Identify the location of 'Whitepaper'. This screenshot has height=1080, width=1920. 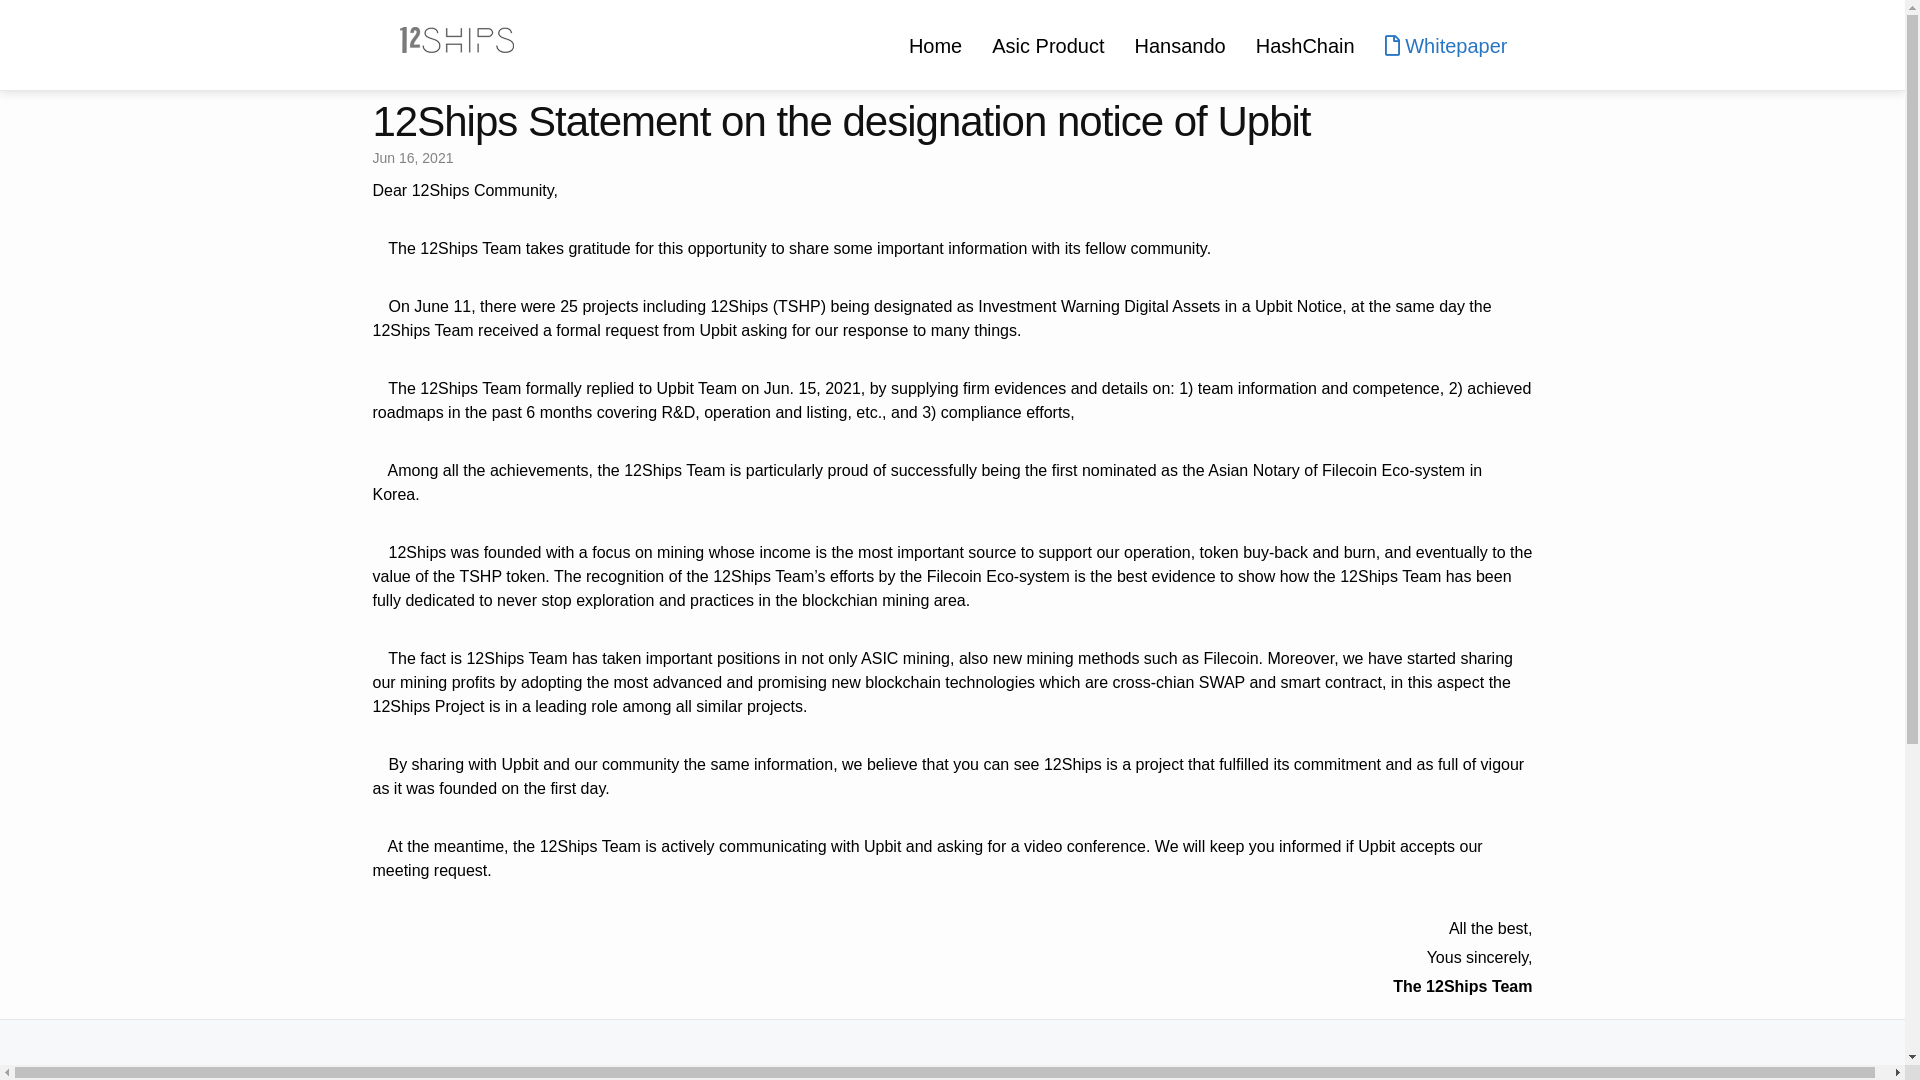
(1368, 45).